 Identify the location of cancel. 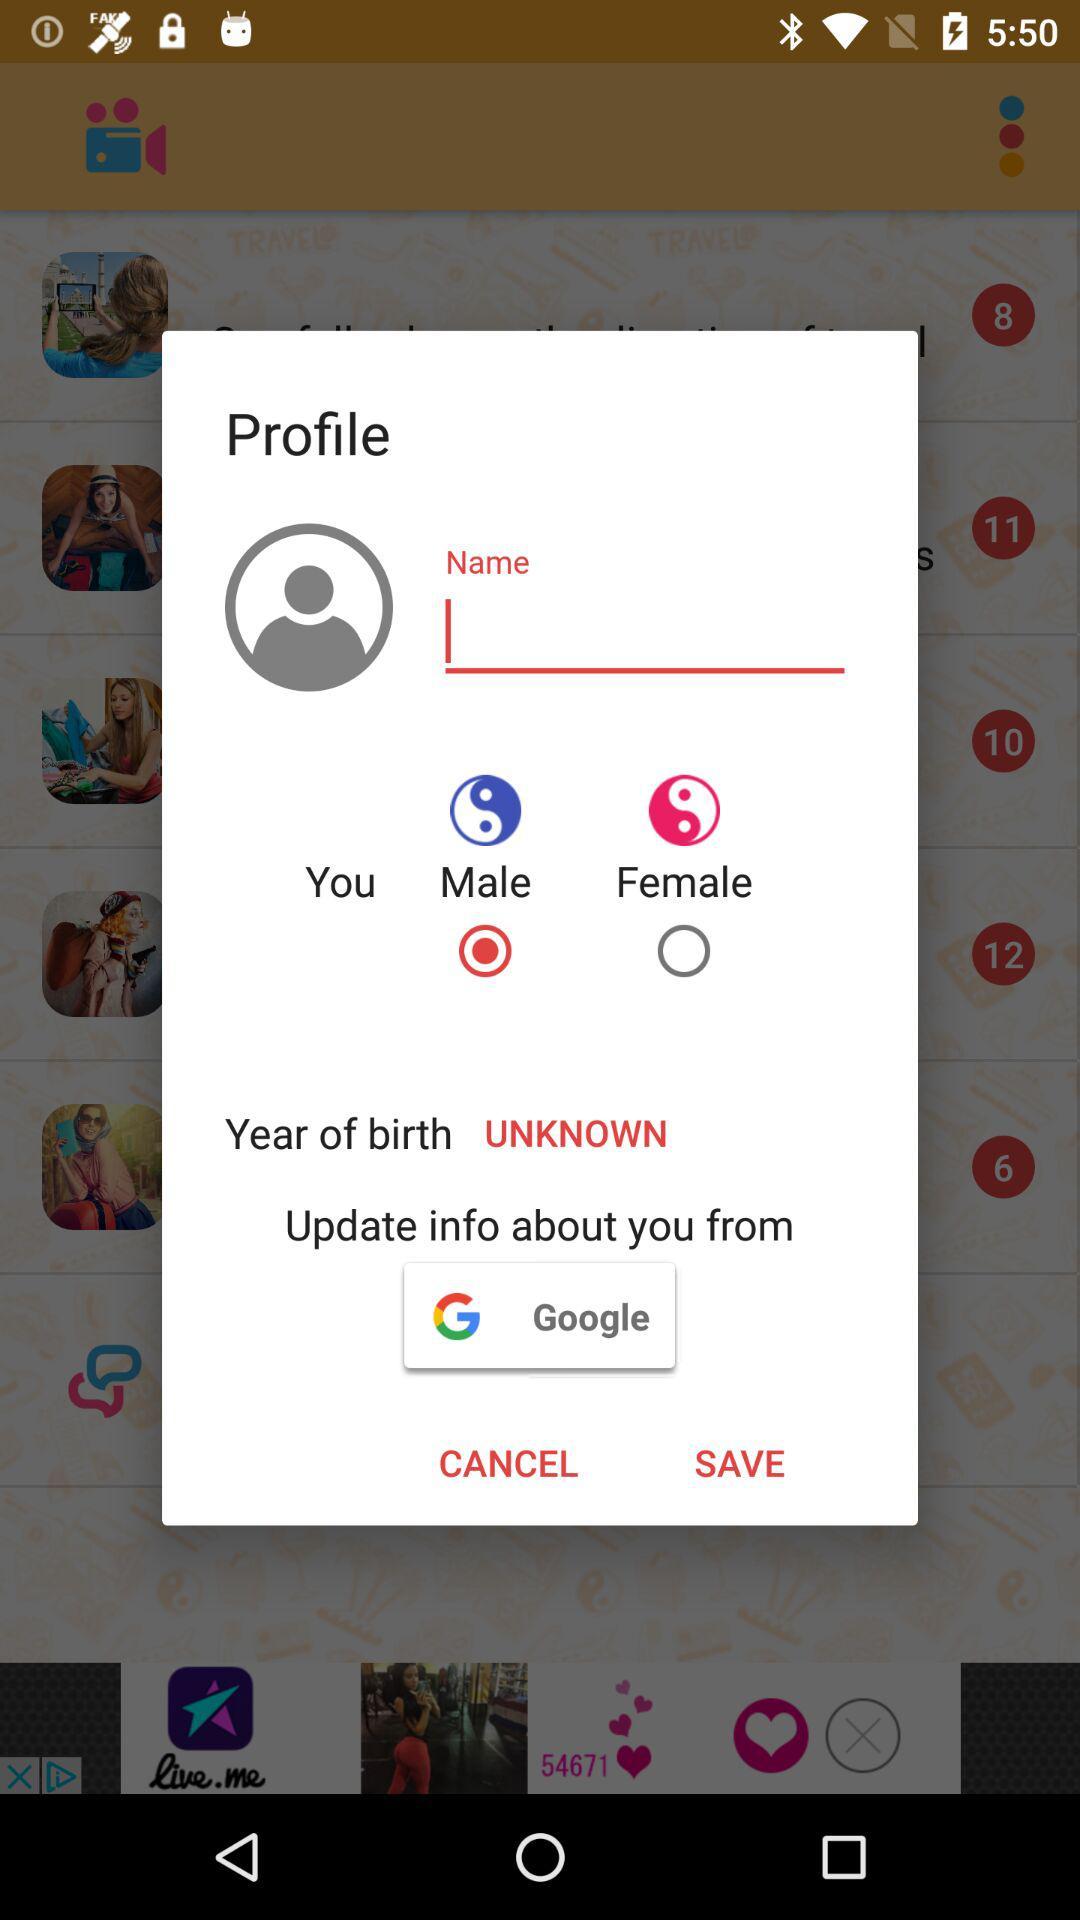
(507, 1462).